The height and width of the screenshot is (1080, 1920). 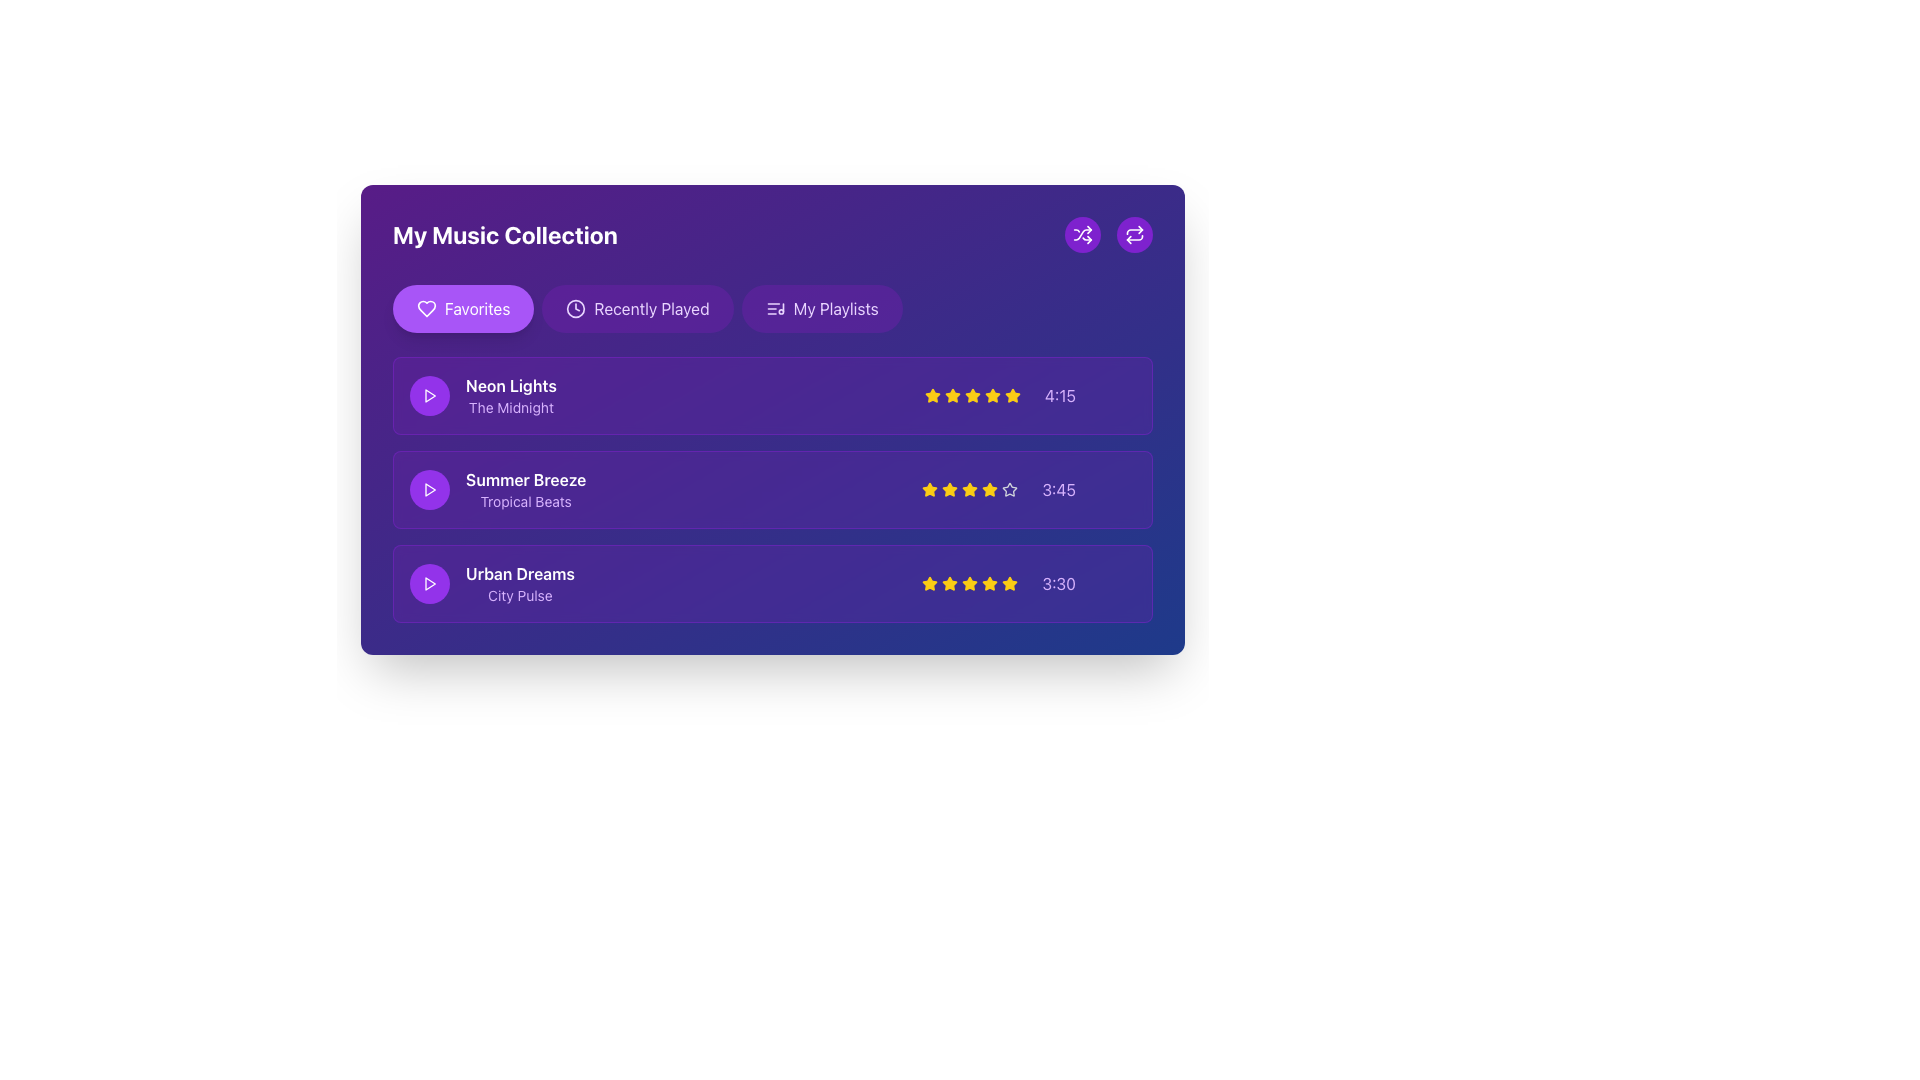 I want to click on the text label providing additional information below 'Neon Lights' in the music collection interface, so click(x=511, y=407).